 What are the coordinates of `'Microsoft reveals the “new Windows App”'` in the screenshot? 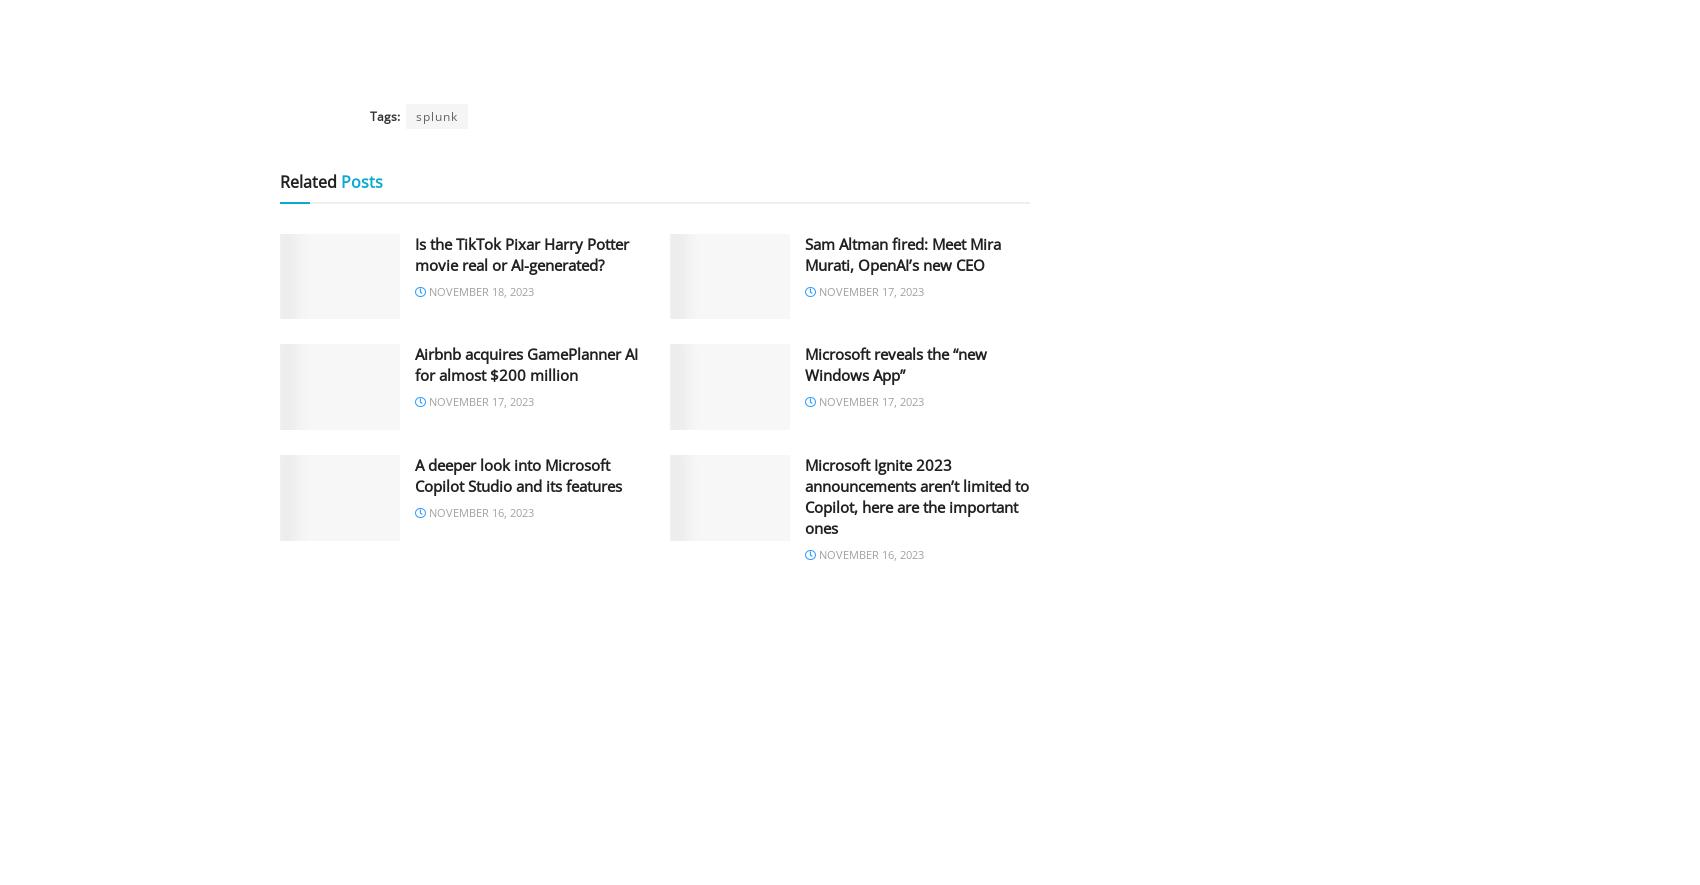 It's located at (896, 363).